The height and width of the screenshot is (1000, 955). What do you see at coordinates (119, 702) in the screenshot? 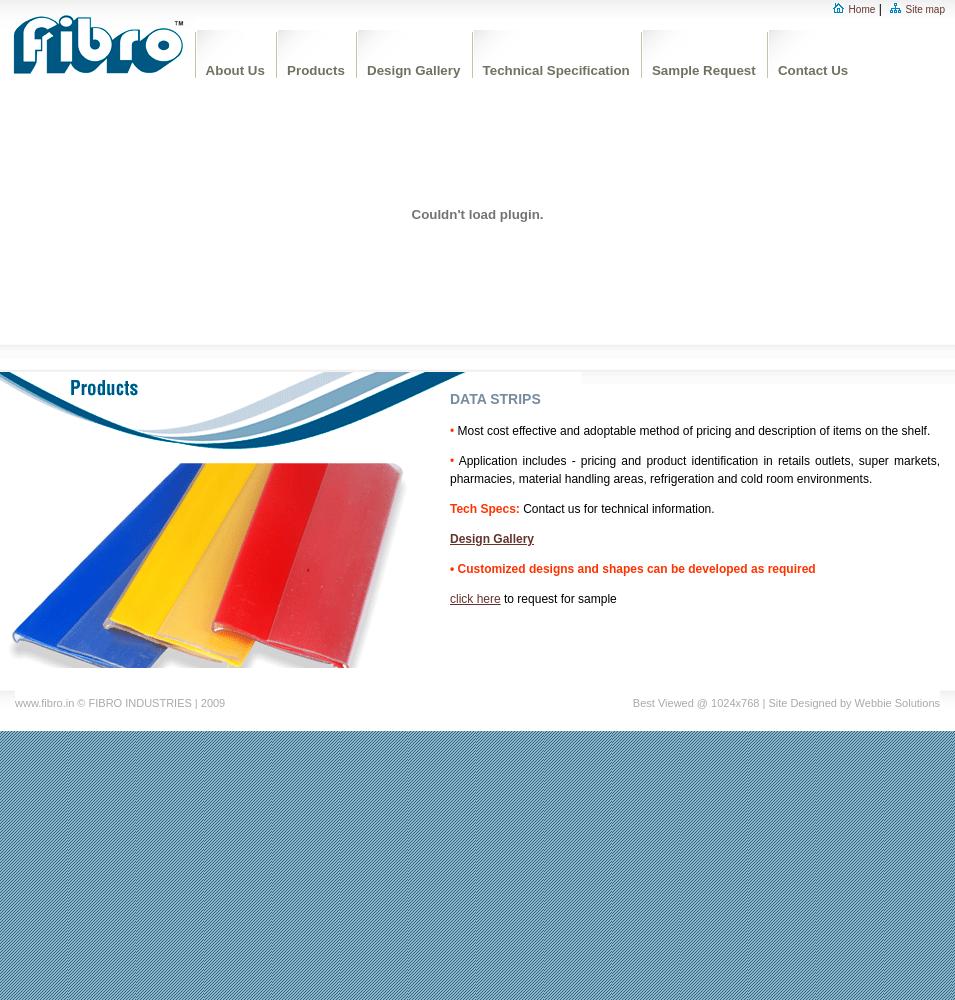
I see `'www.fibro.in © FIBRO INDUSTRIES | 2009'` at bounding box center [119, 702].